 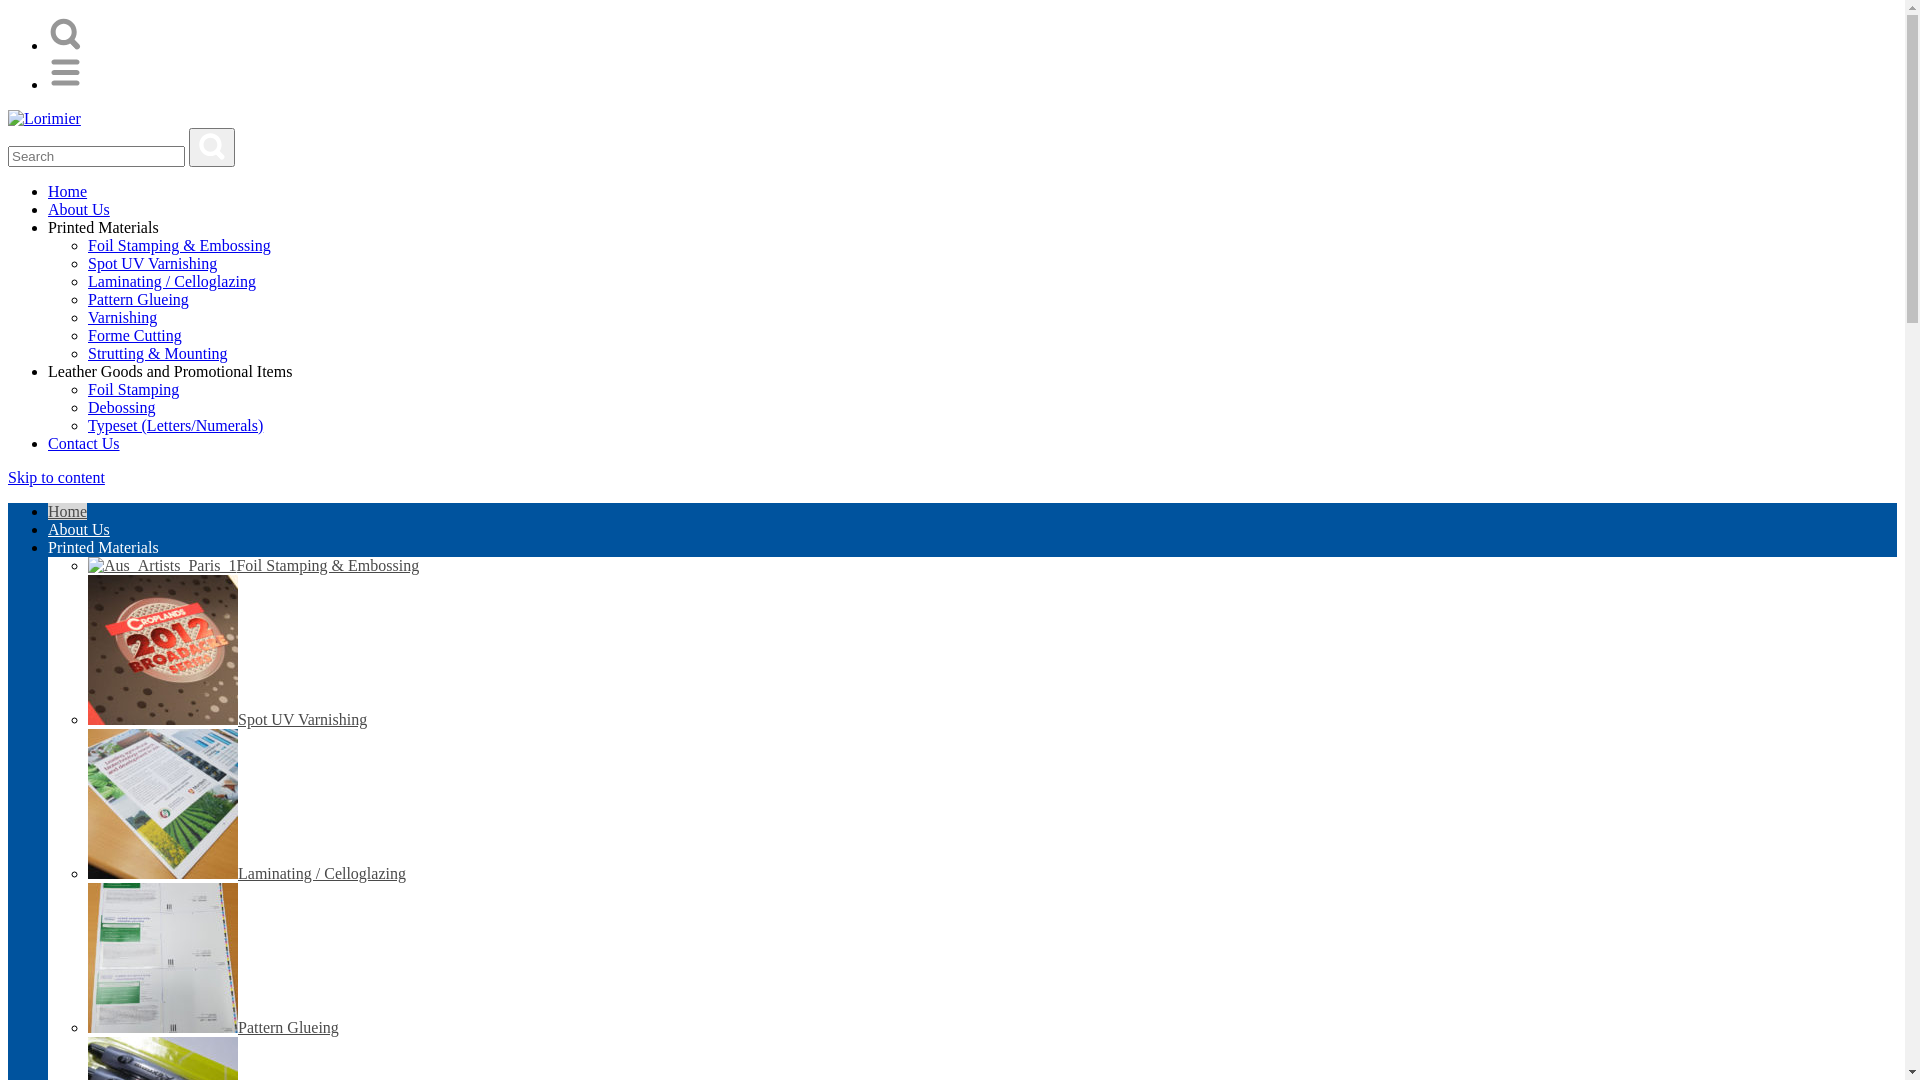 What do you see at coordinates (78, 528) in the screenshot?
I see `'About Us'` at bounding box center [78, 528].